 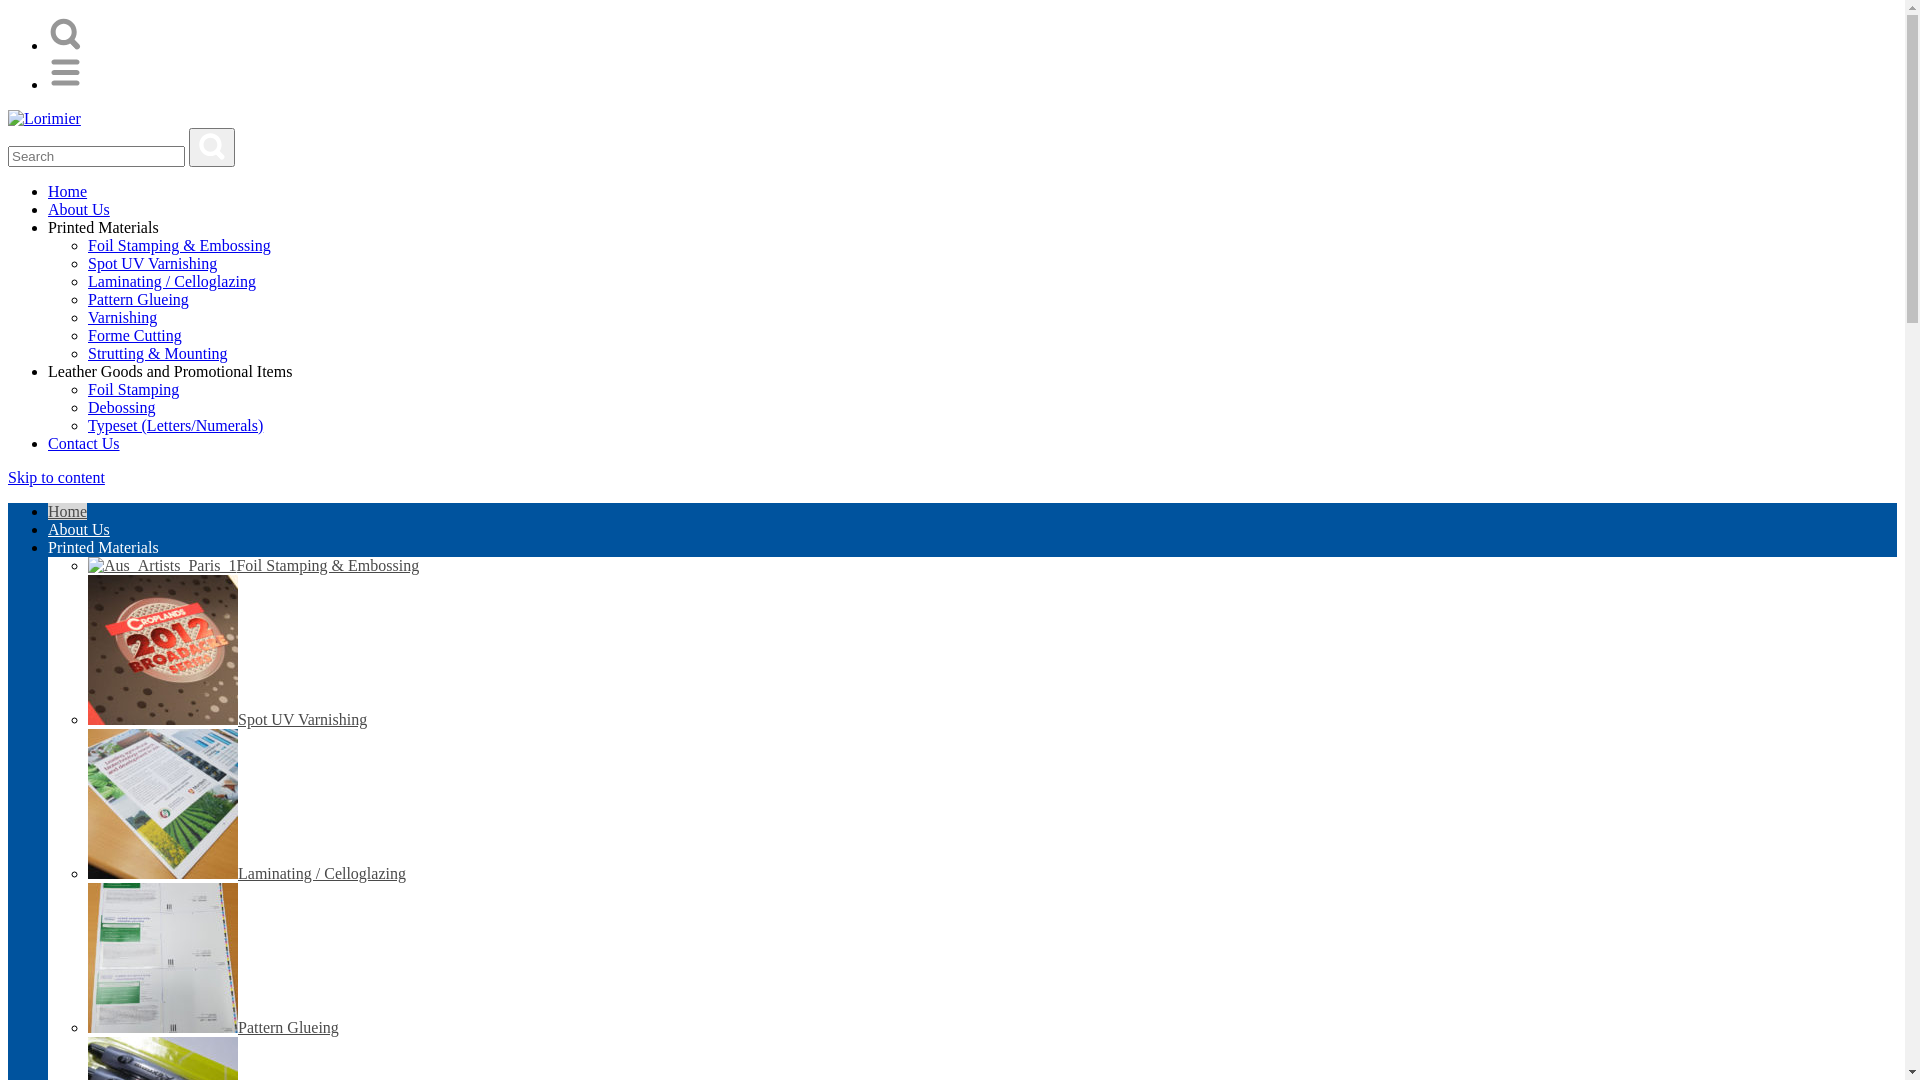 What do you see at coordinates (78, 528) in the screenshot?
I see `'About Us'` at bounding box center [78, 528].